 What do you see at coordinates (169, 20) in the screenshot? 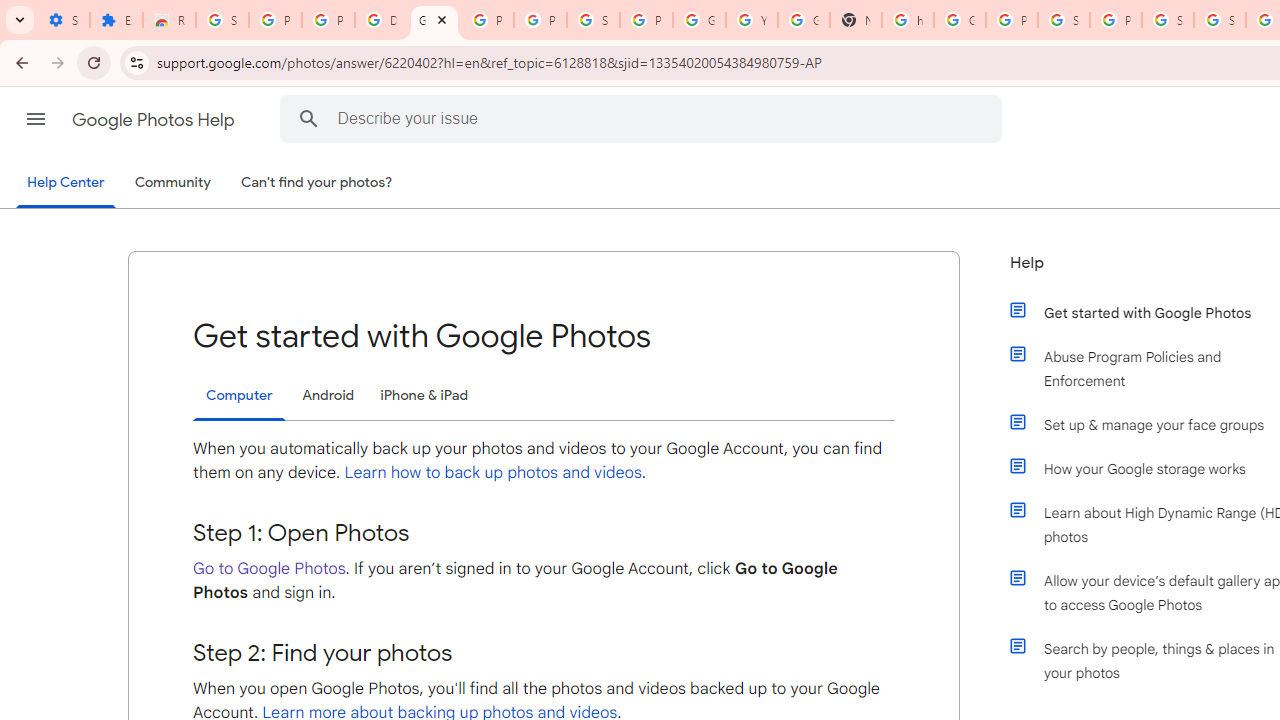
I see `'Reviews: Helix Fruit Jump Arcade Game'` at bounding box center [169, 20].